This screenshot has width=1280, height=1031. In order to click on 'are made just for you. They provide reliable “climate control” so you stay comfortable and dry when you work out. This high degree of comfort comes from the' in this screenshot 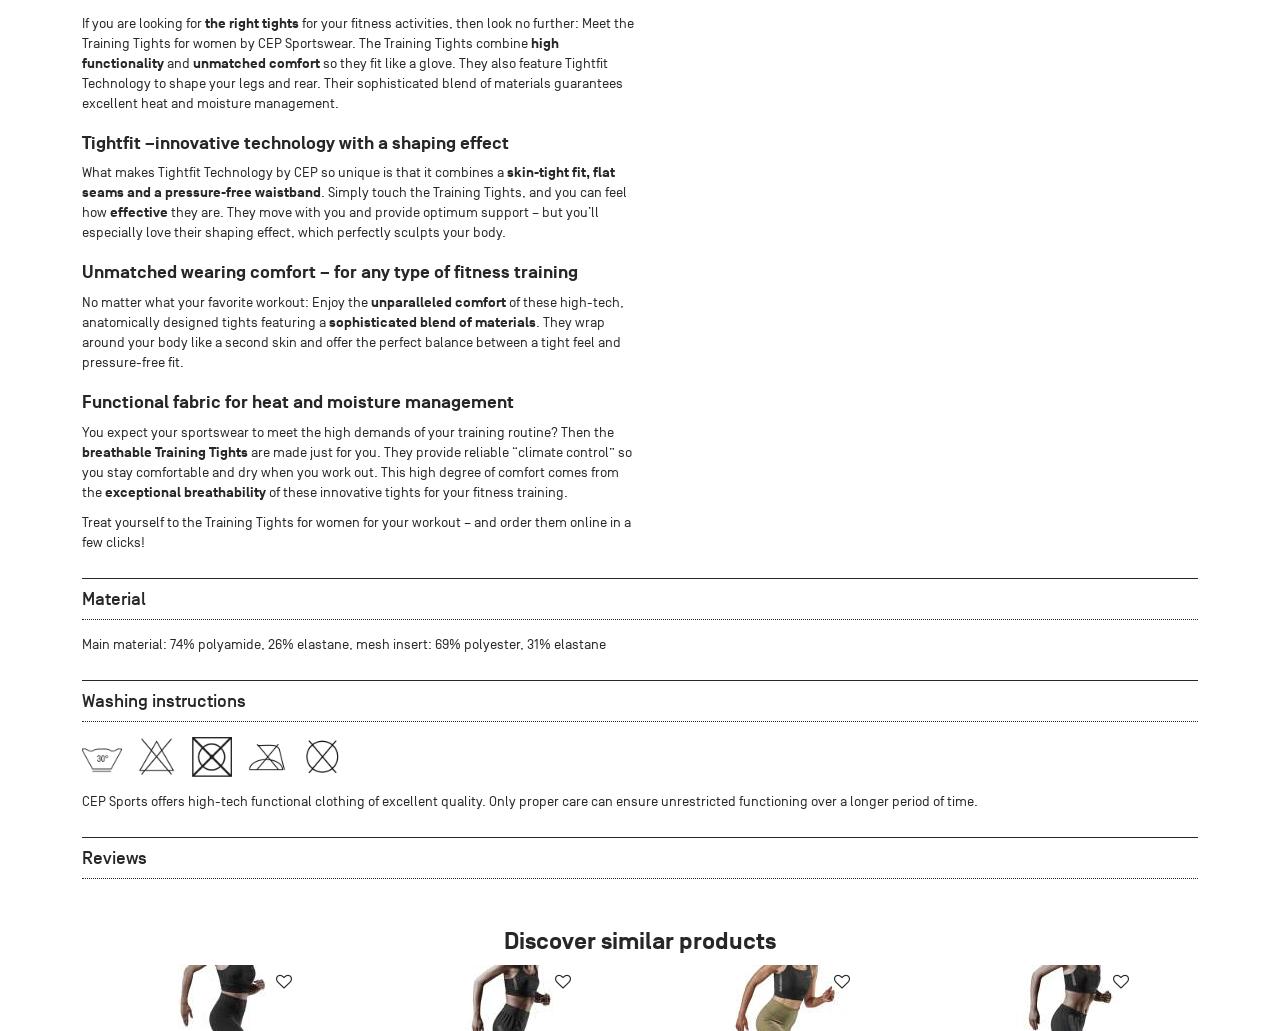, I will do `click(356, 472)`.